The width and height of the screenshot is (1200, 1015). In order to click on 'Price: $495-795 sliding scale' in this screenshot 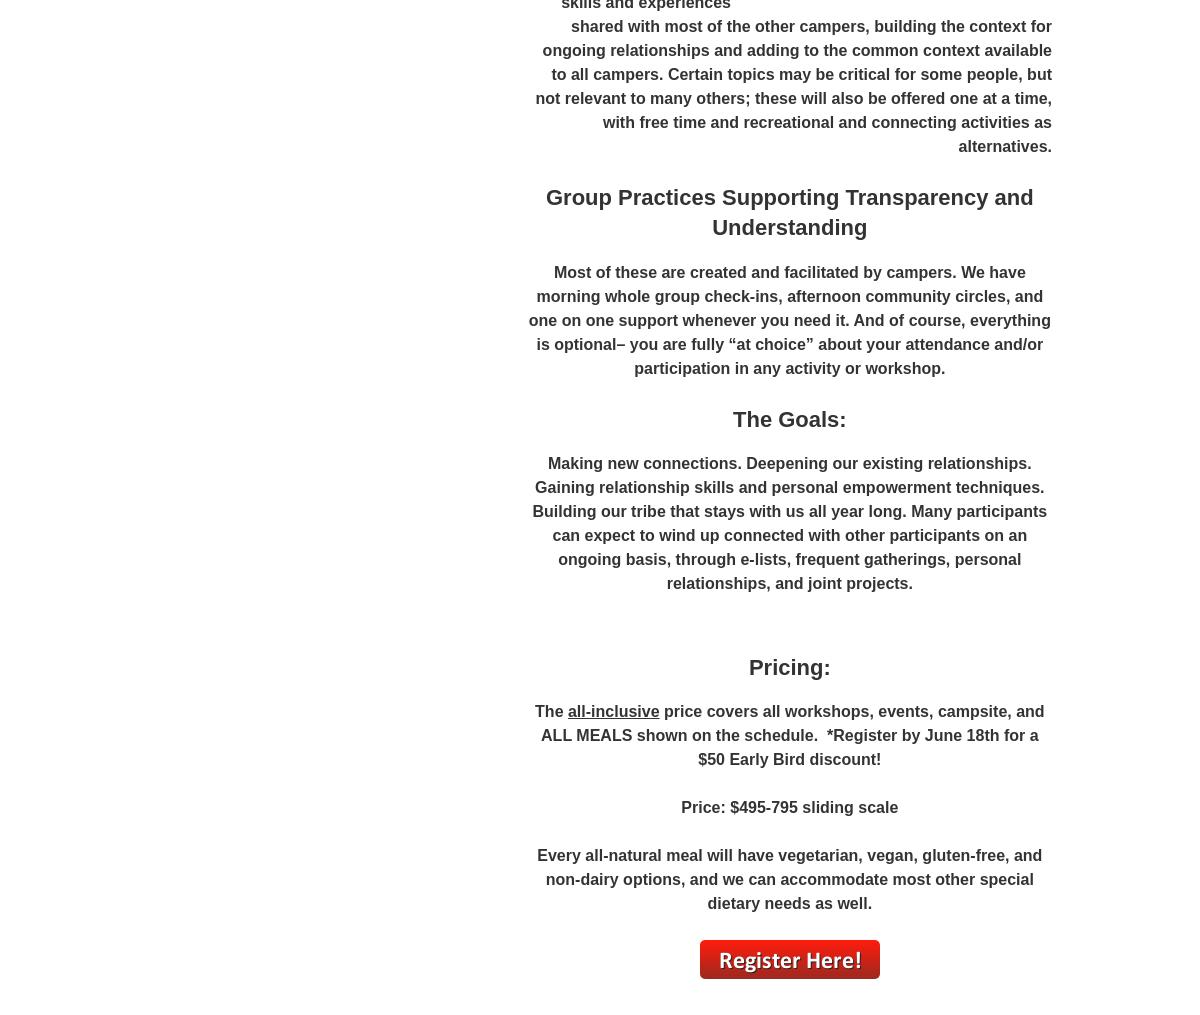, I will do `click(788, 807)`.